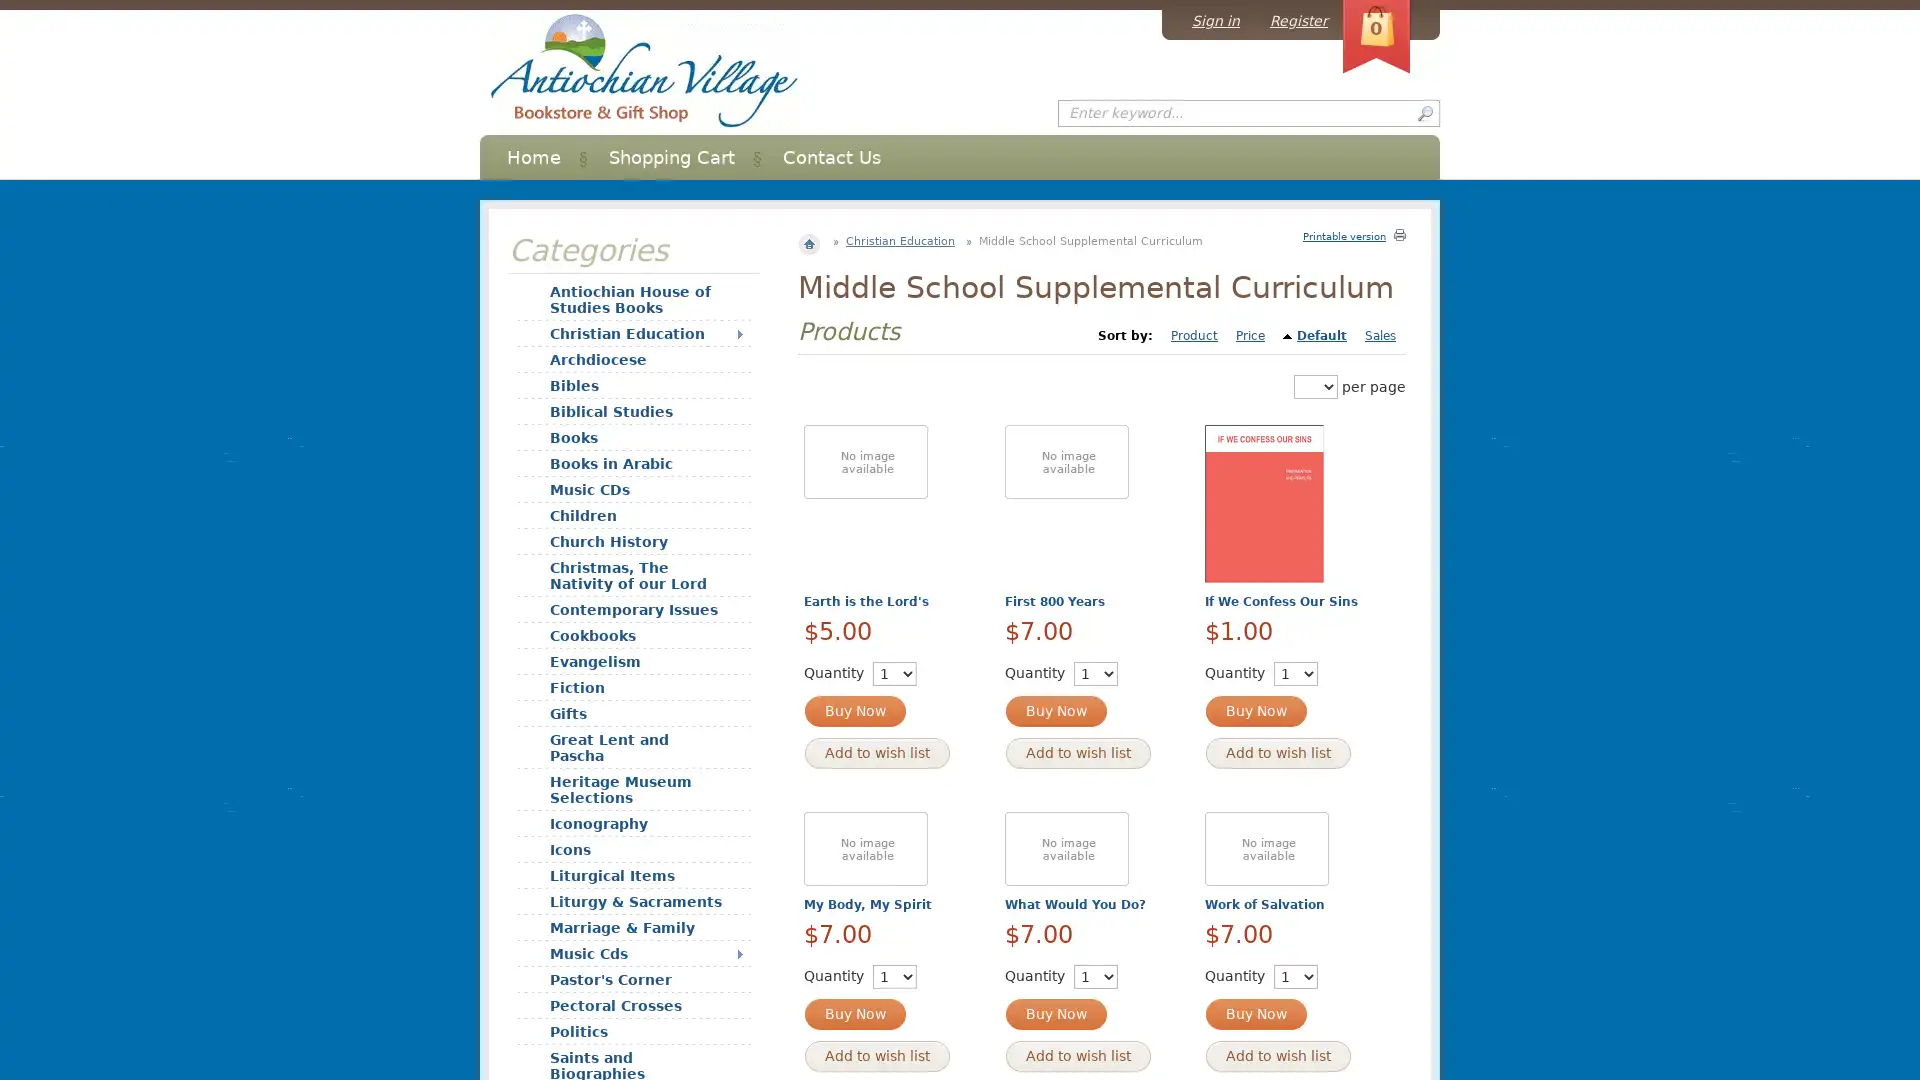  What do you see at coordinates (1076, 1055) in the screenshot?
I see `Add to wish list` at bounding box center [1076, 1055].